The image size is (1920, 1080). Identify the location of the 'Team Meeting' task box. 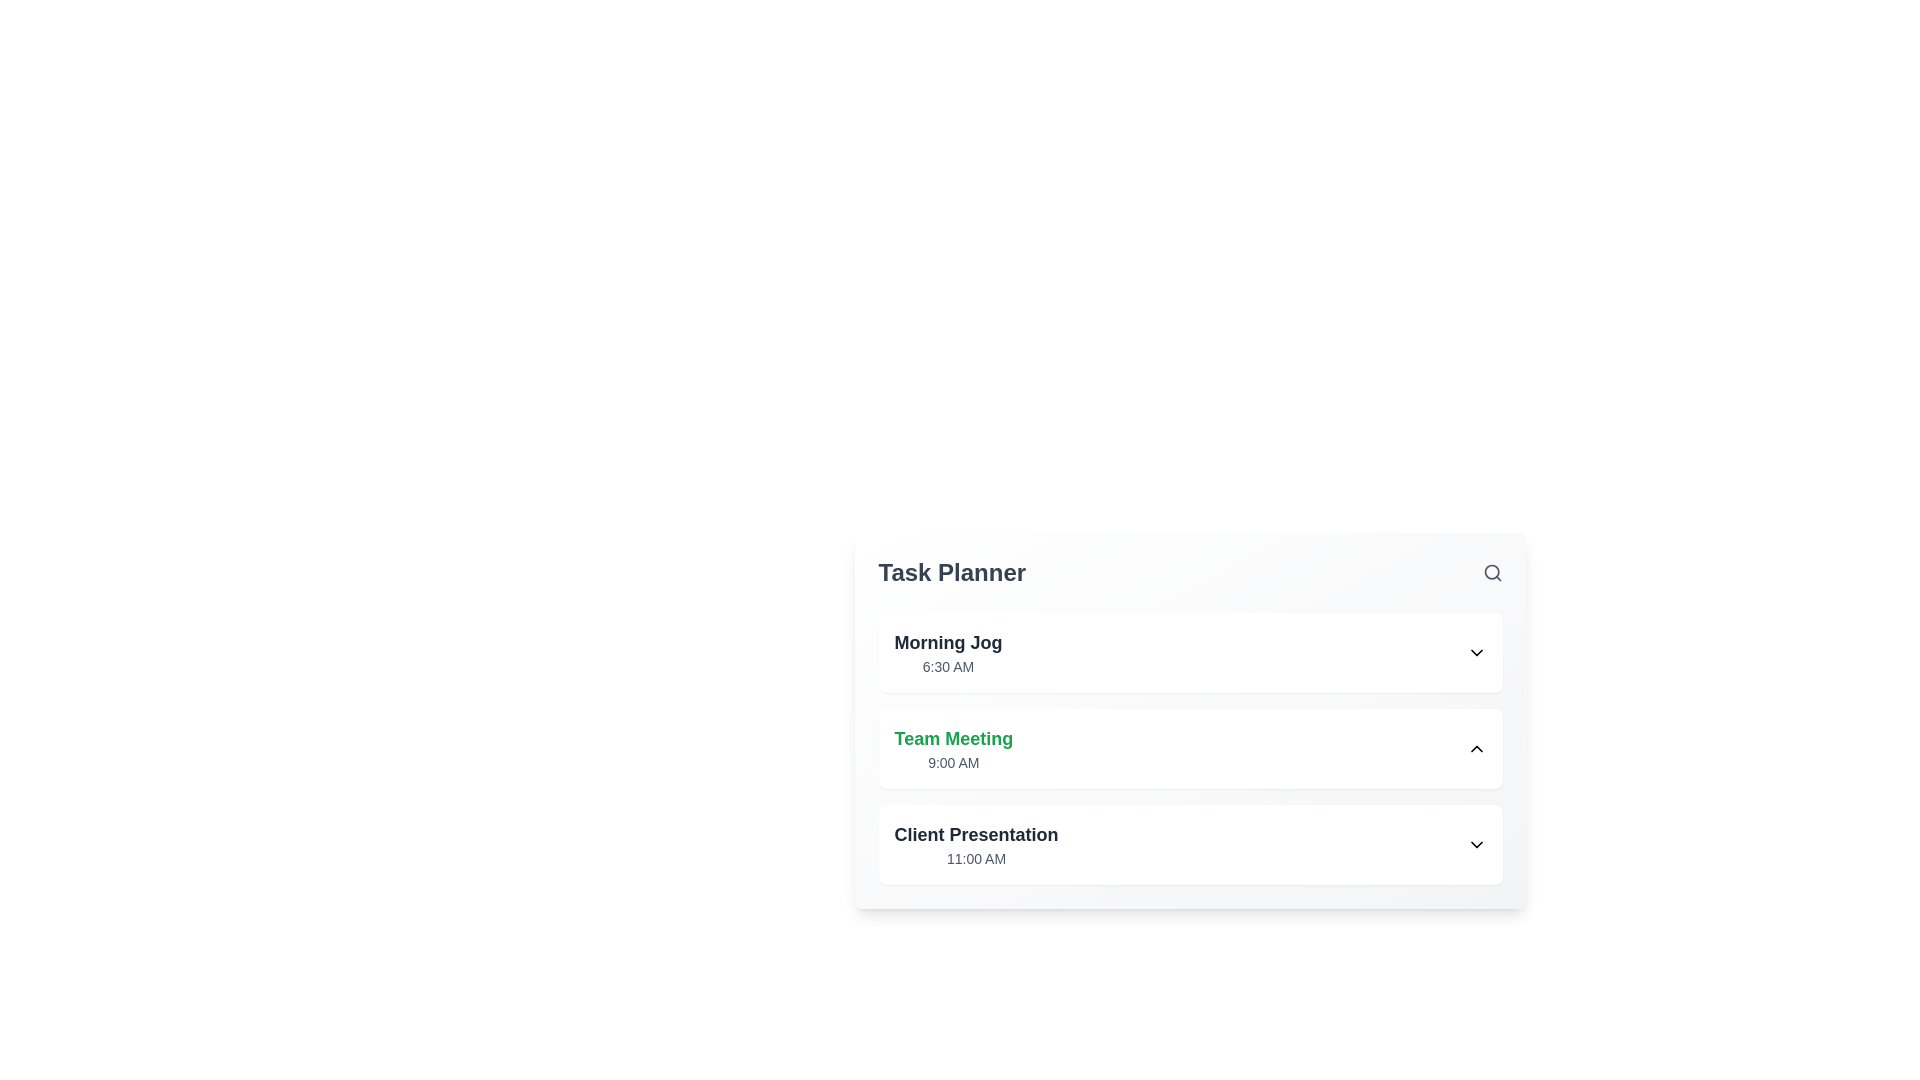
(1190, 721).